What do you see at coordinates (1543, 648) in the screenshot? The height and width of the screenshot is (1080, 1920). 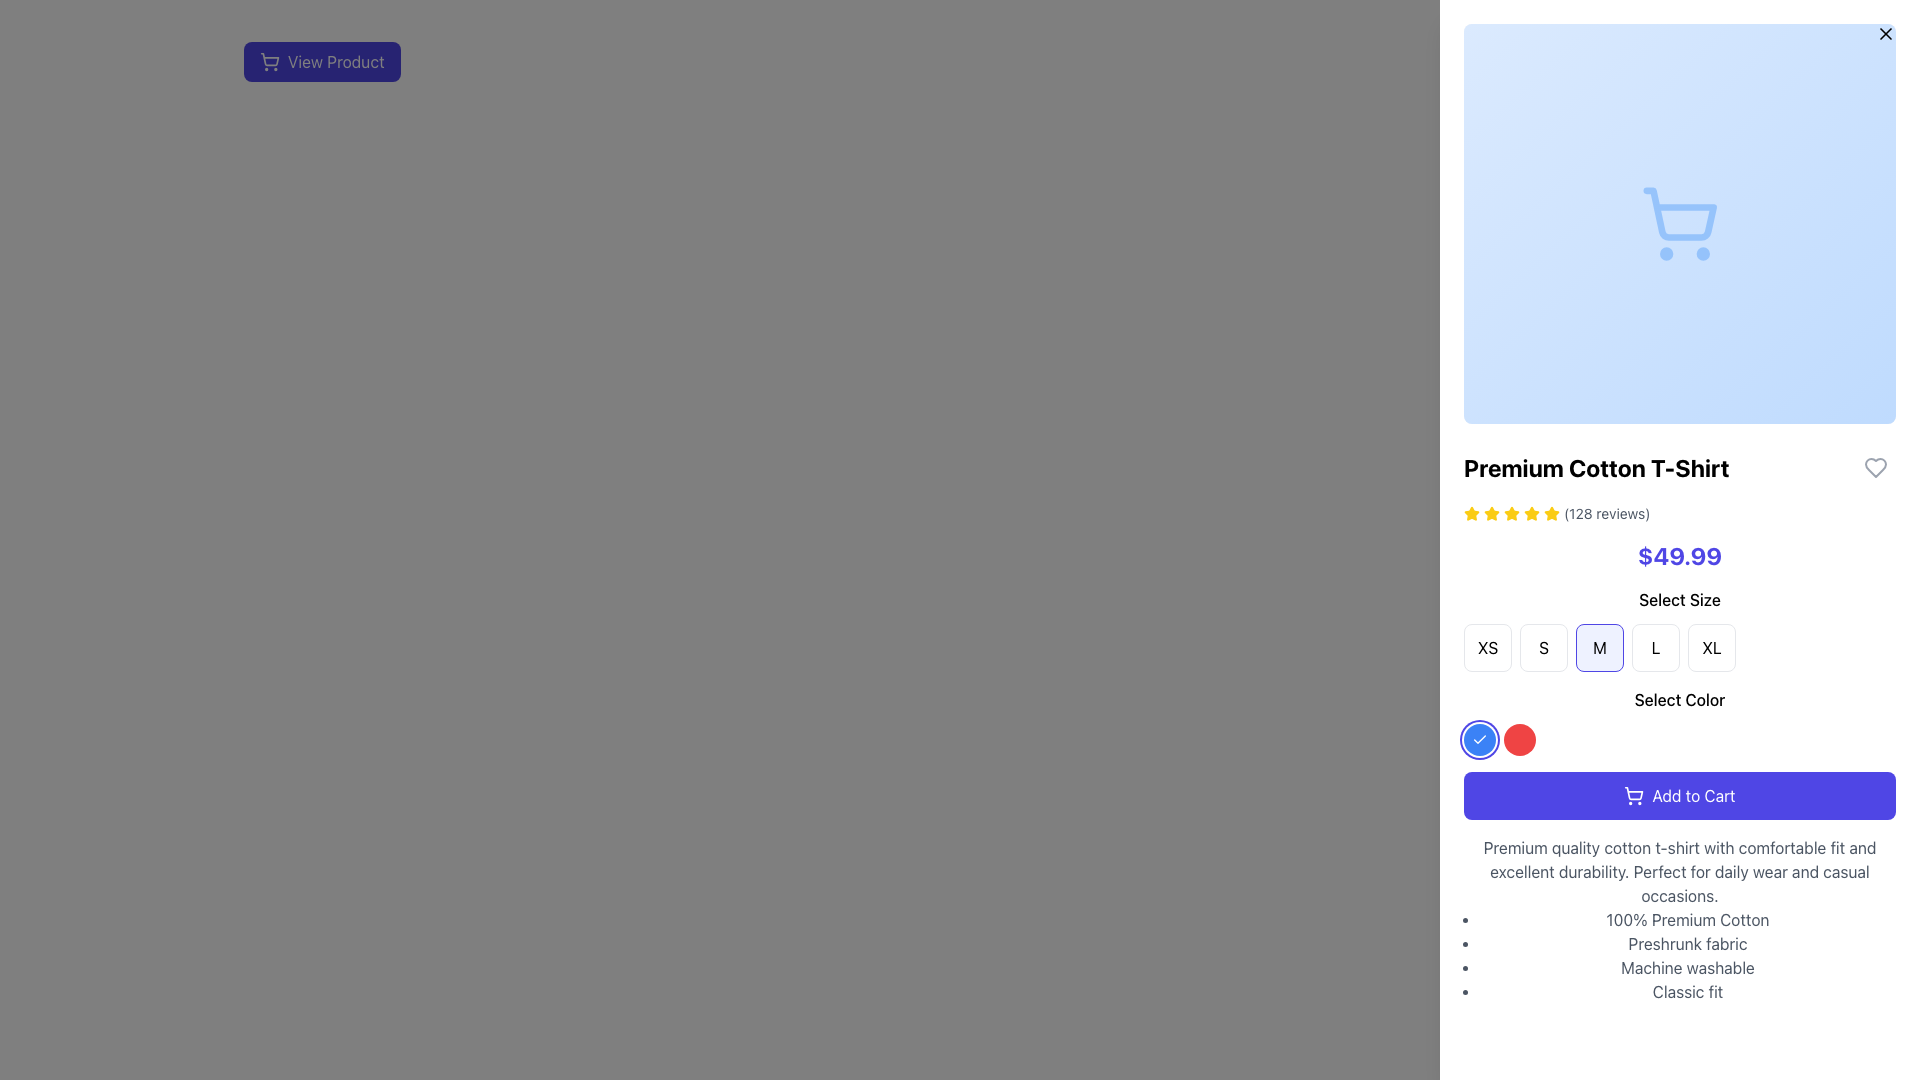 I see `the 'Small' size option button, which is the second button in a row of five size buttons labeled 'XS', 'S', 'M', 'L', 'XL', located below the price section` at bounding box center [1543, 648].